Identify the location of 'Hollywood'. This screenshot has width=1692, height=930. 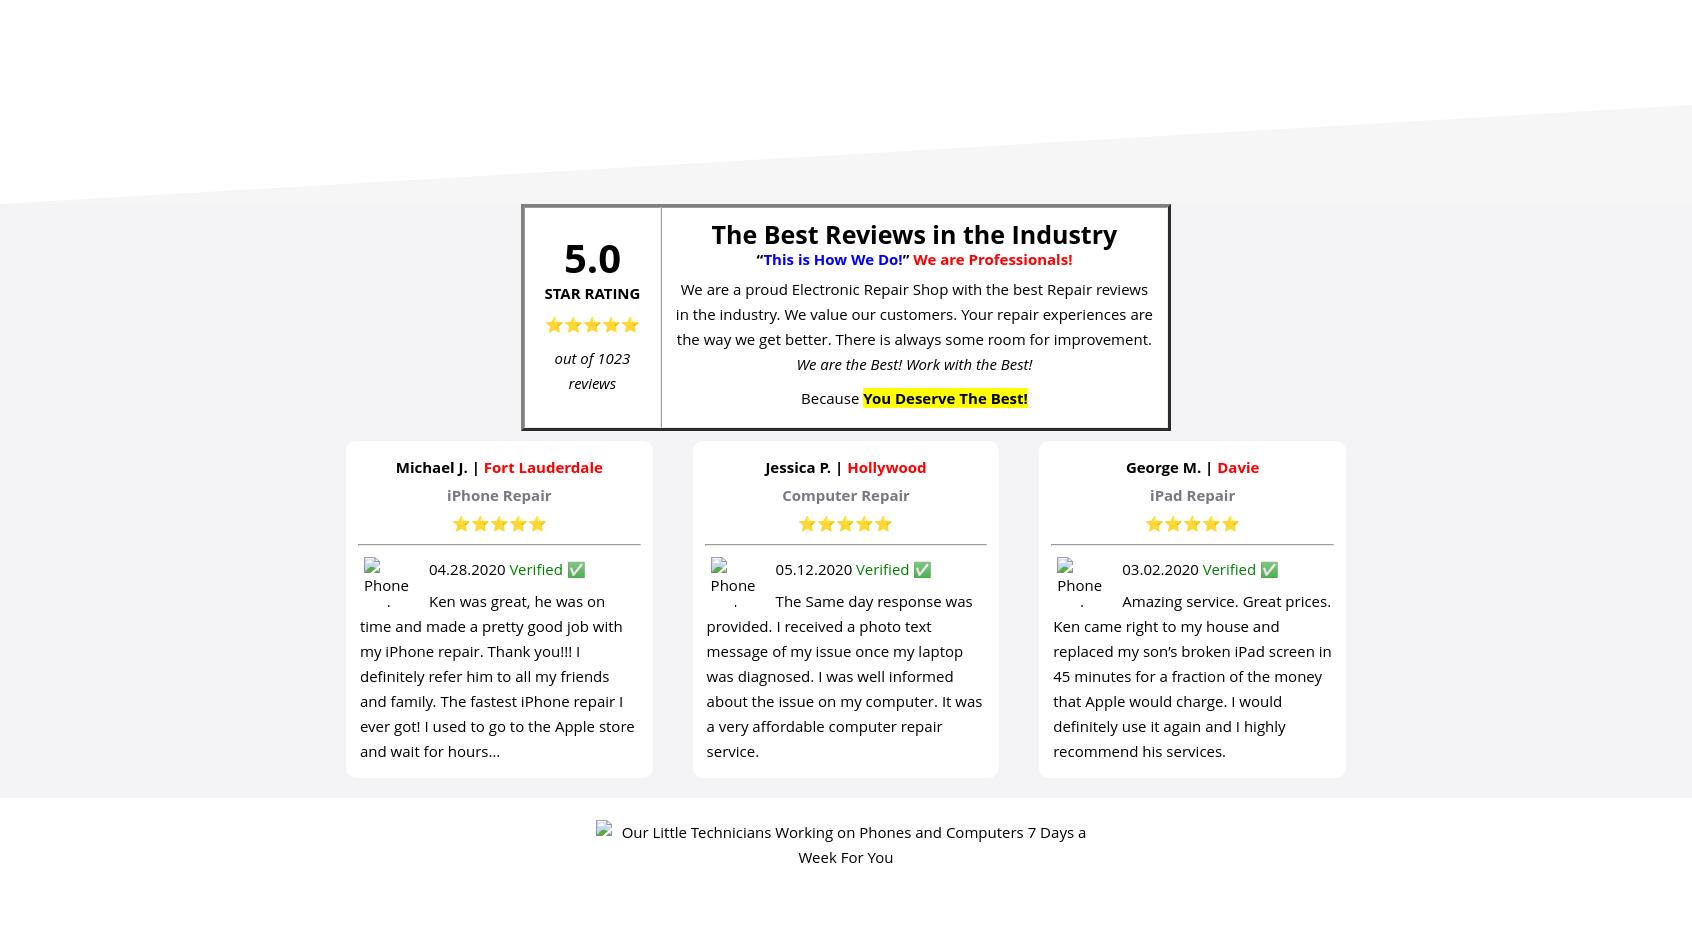
(885, 465).